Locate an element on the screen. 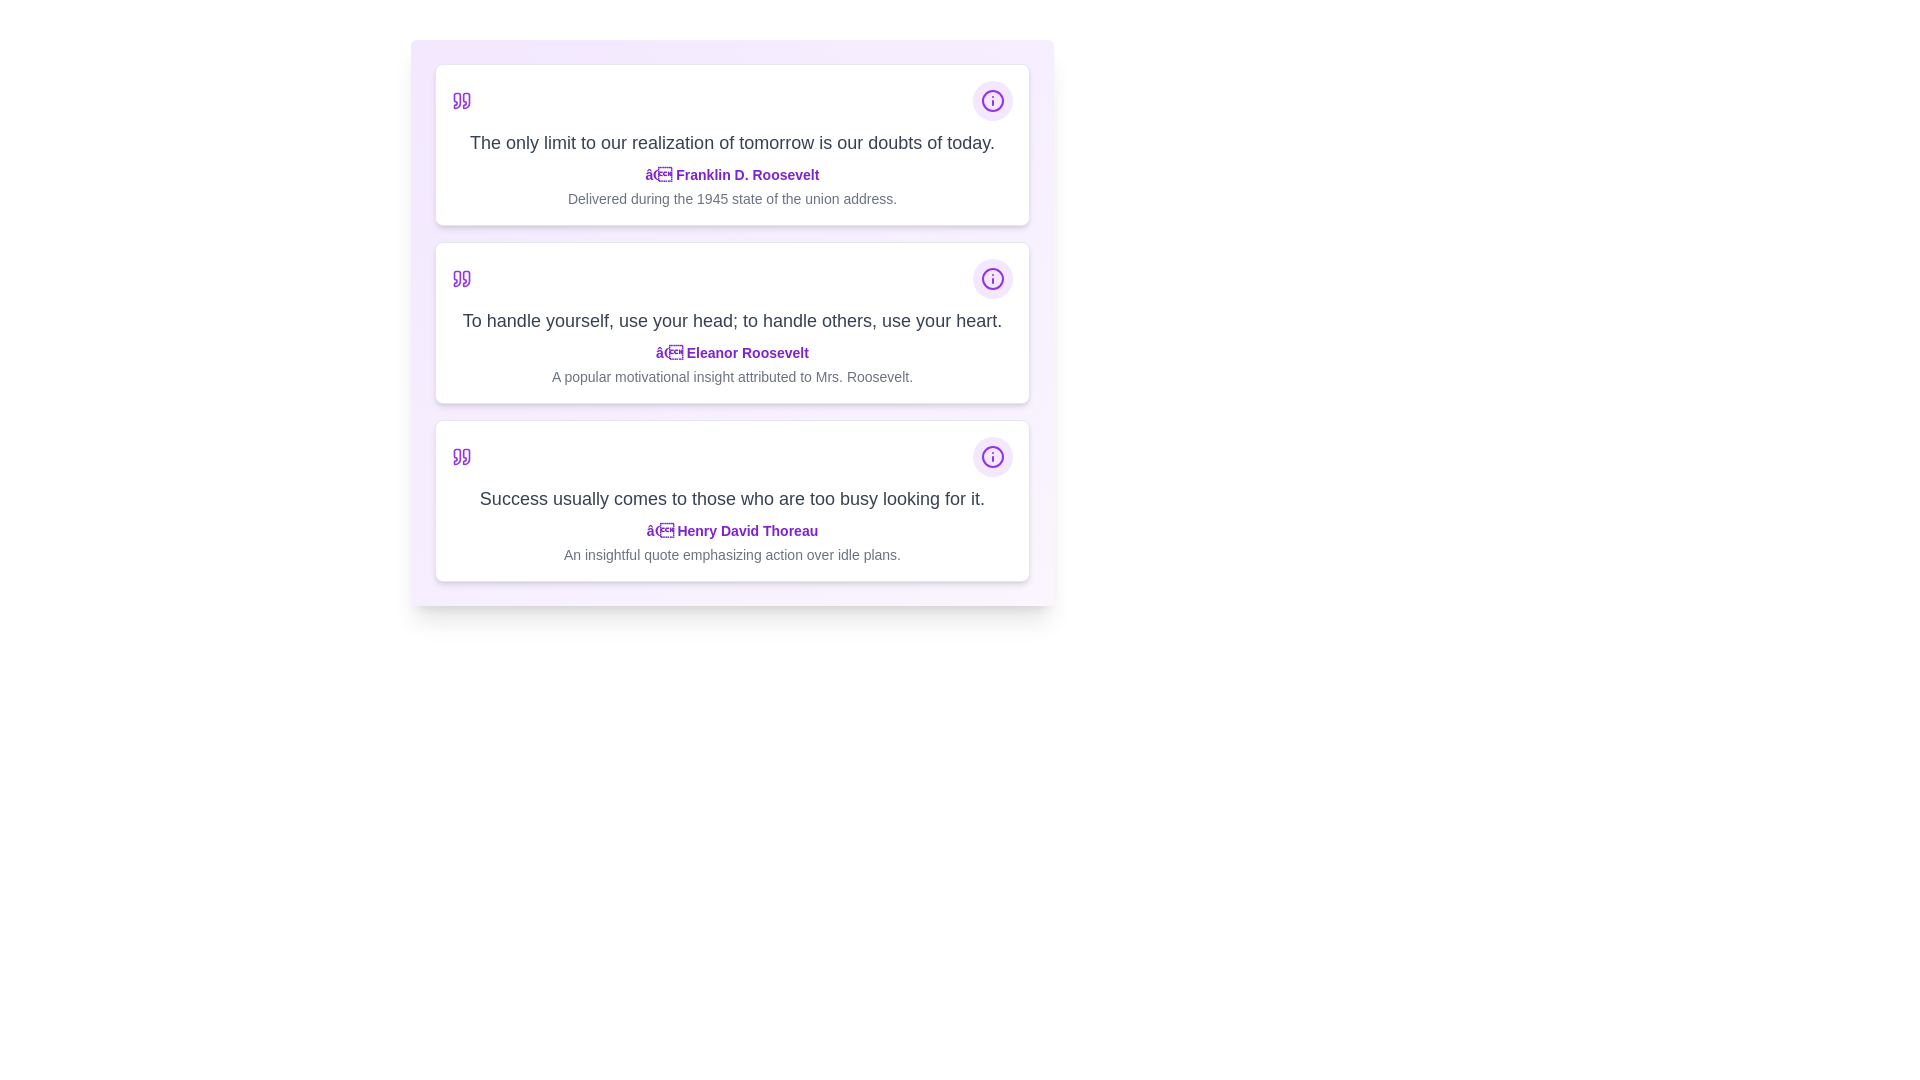 The image size is (1920, 1080). the quote start icon located in the upper-left corner of the first card containing a quote by Franklin D. Roosevelt is located at coordinates (460, 100).